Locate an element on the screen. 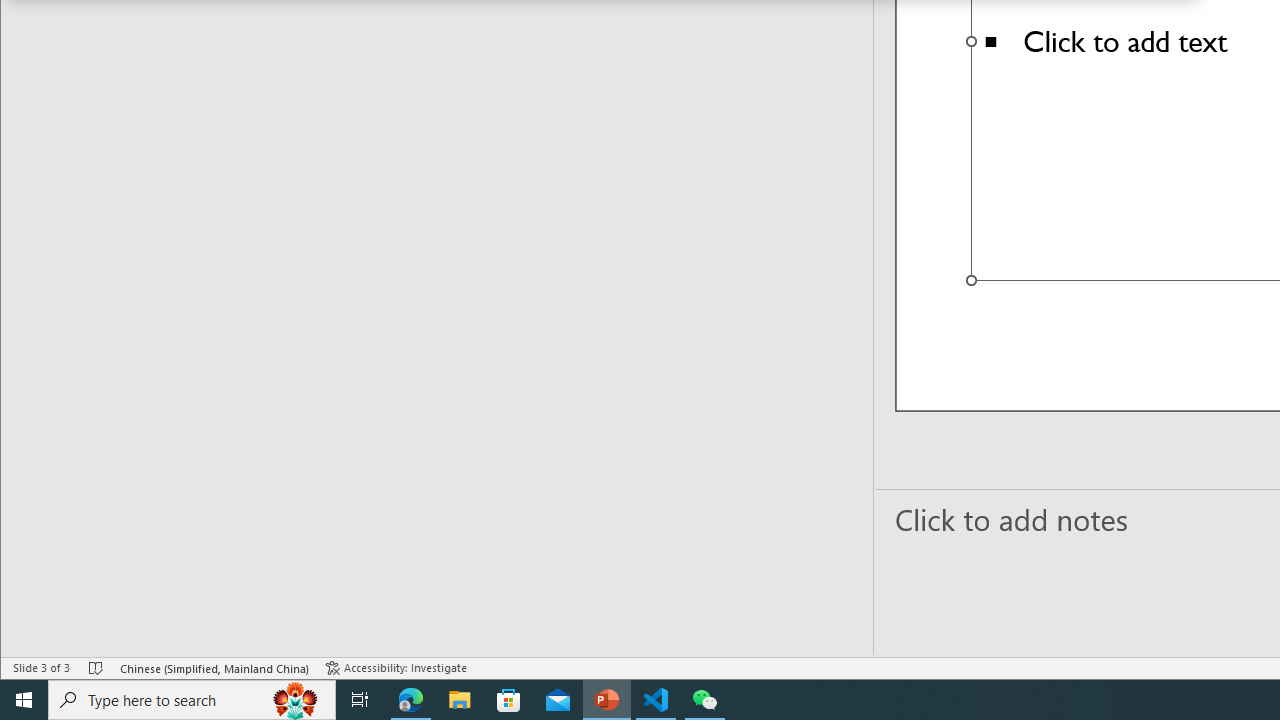 The height and width of the screenshot is (720, 1280). 'Microsoft Edge - 1 running window' is located at coordinates (410, 698).